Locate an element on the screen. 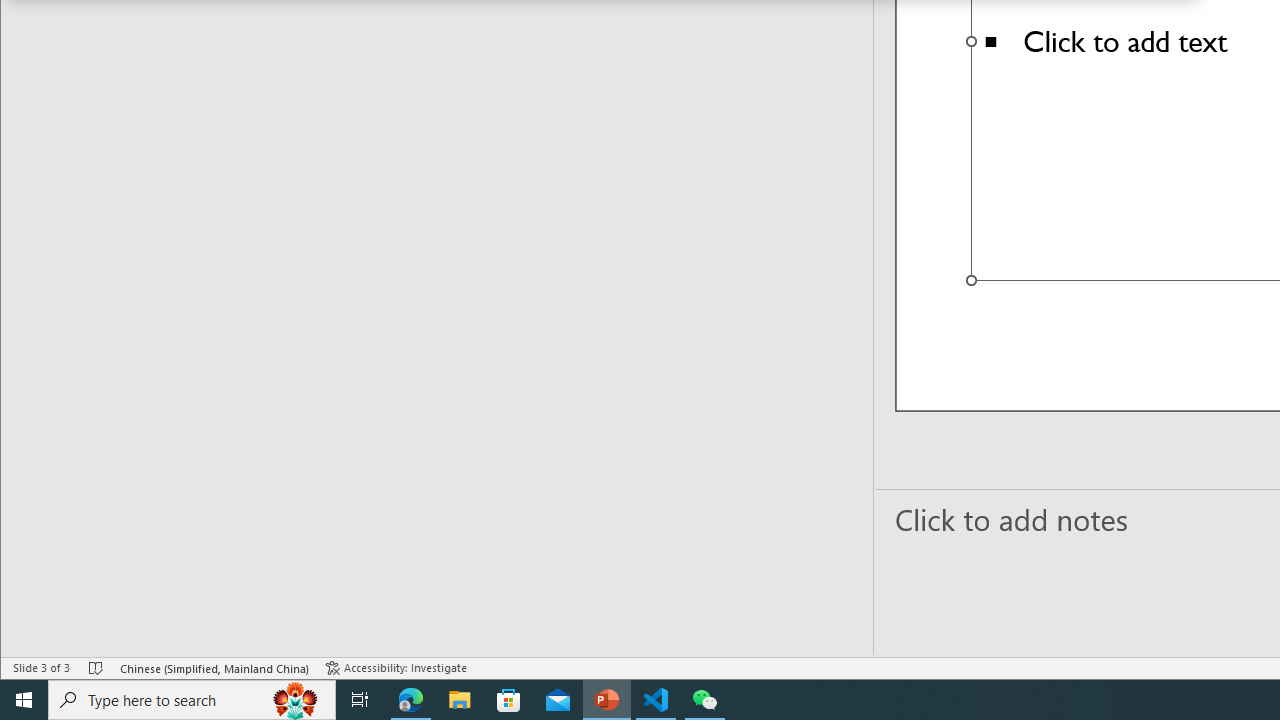 The height and width of the screenshot is (720, 1280). 'Microsoft Edge - 1 running window' is located at coordinates (410, 698).